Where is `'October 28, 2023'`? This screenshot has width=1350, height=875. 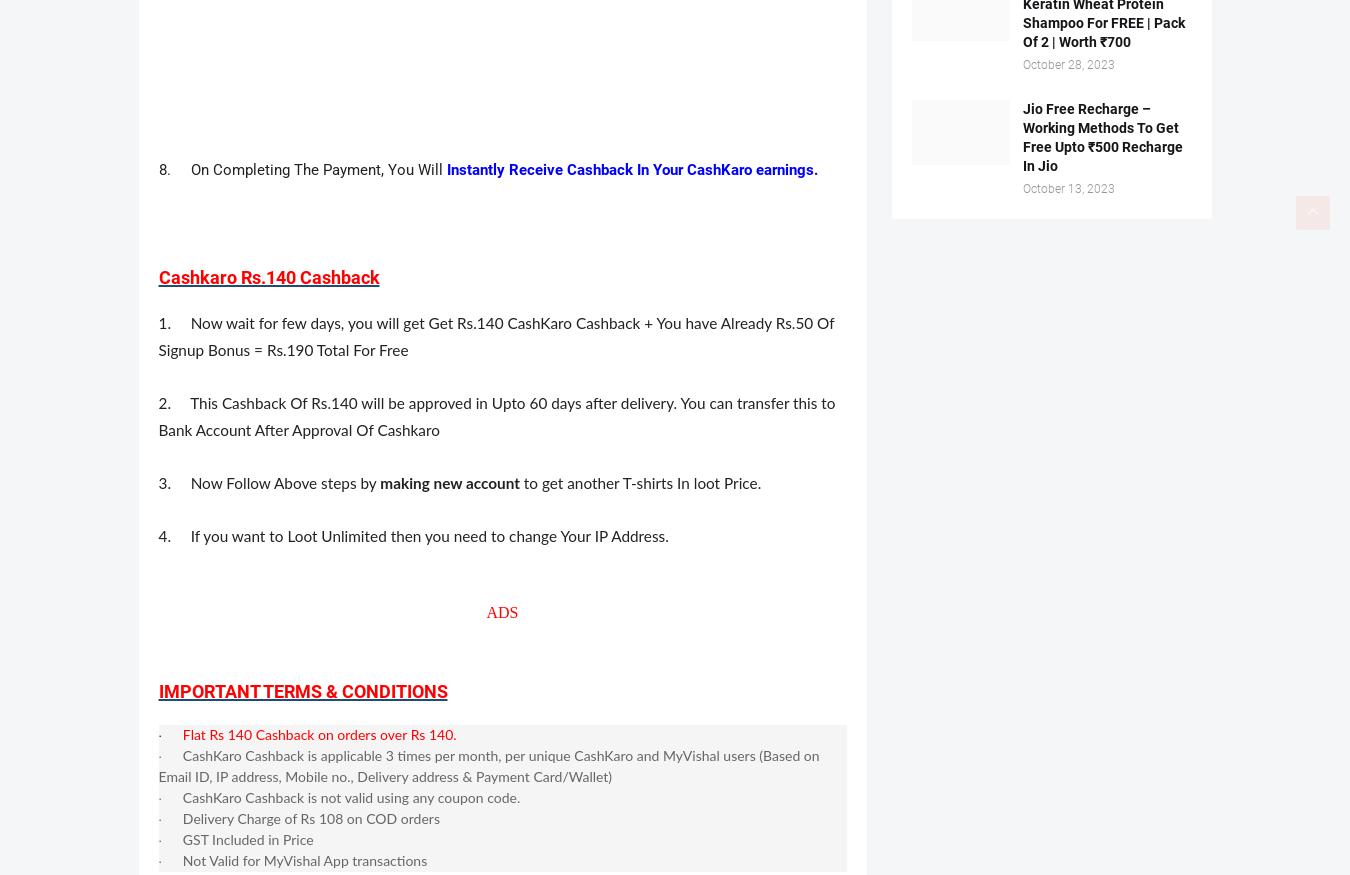 'October 28, 2023' is located at coordinates (1067, 62).